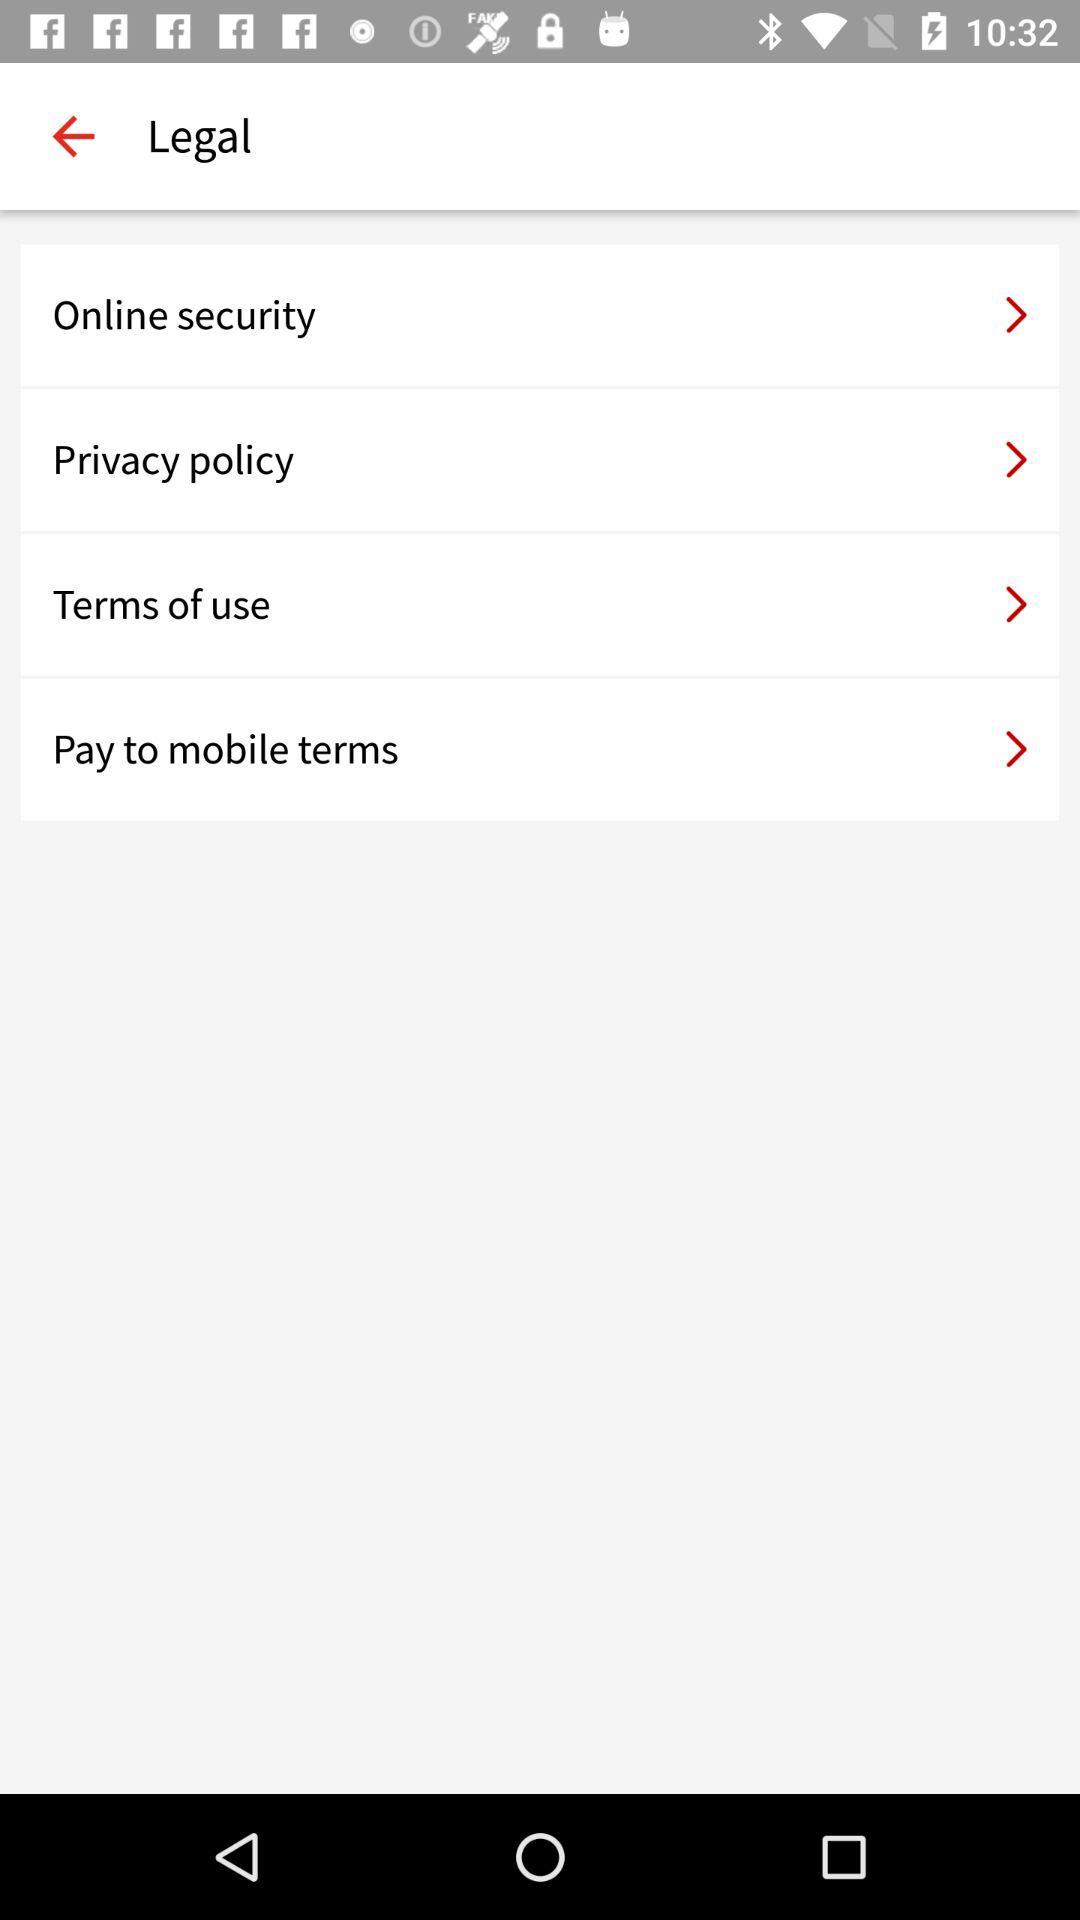  Describe the element at coordinates (540, 748) in the screenshot. I see `the pay to mobile` at that location.